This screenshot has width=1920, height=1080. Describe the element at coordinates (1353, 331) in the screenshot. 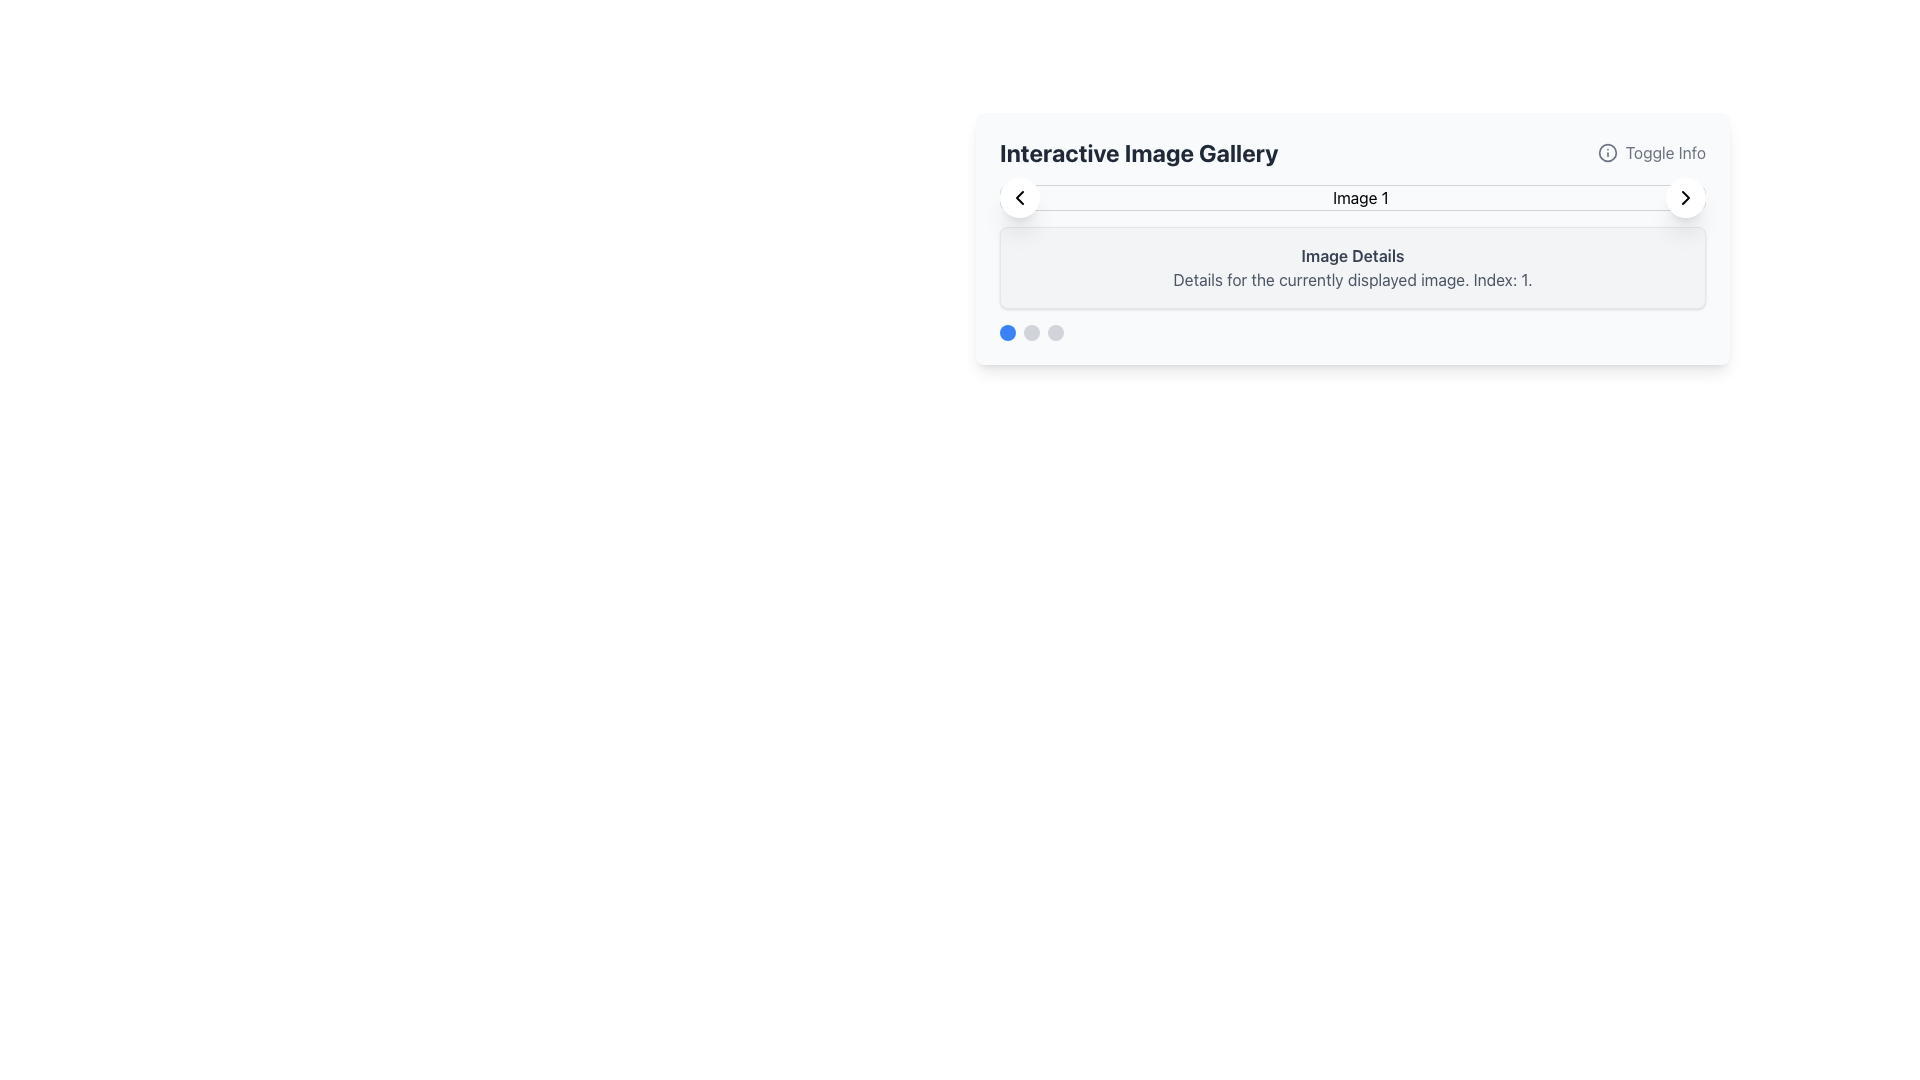

I see `the first circular indicator of the pagination located in the 'Interactive Image Gallery' panel` at that location.